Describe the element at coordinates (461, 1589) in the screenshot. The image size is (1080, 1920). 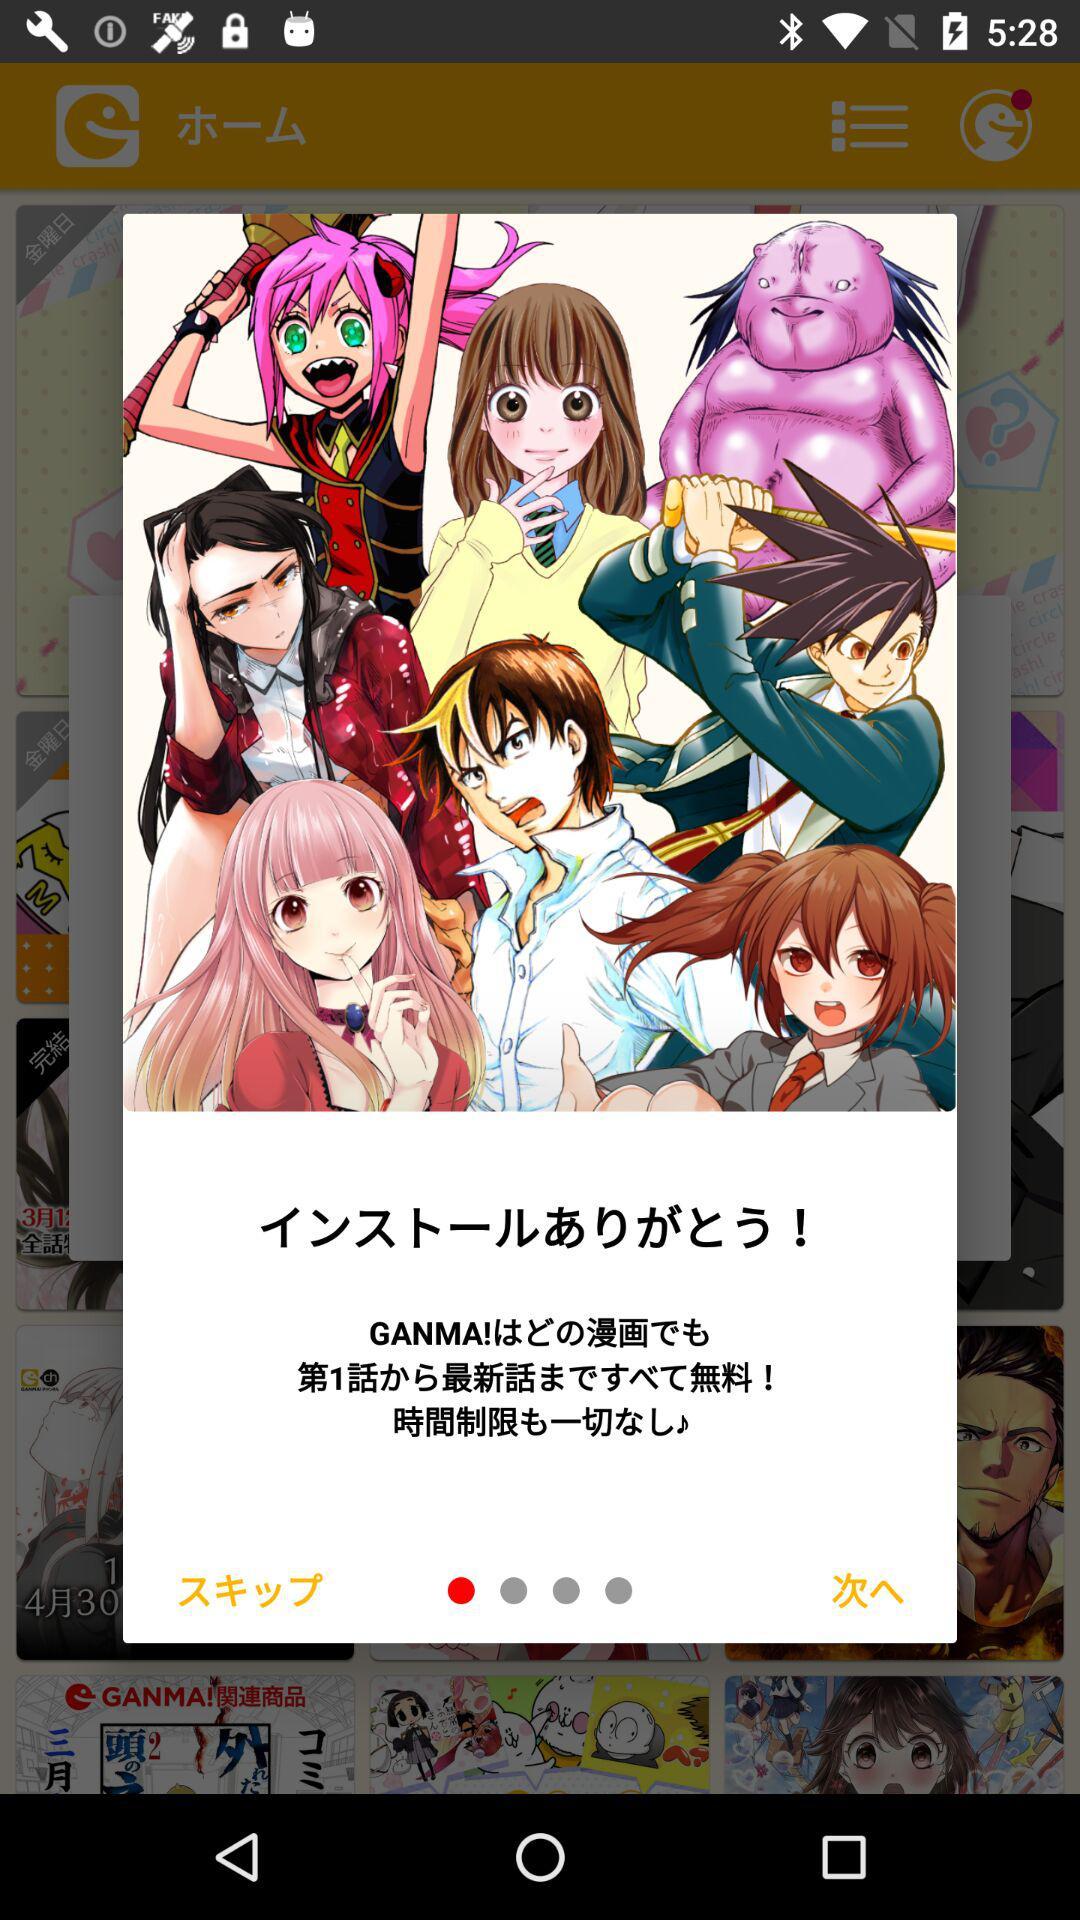
I see `first image` at that location.